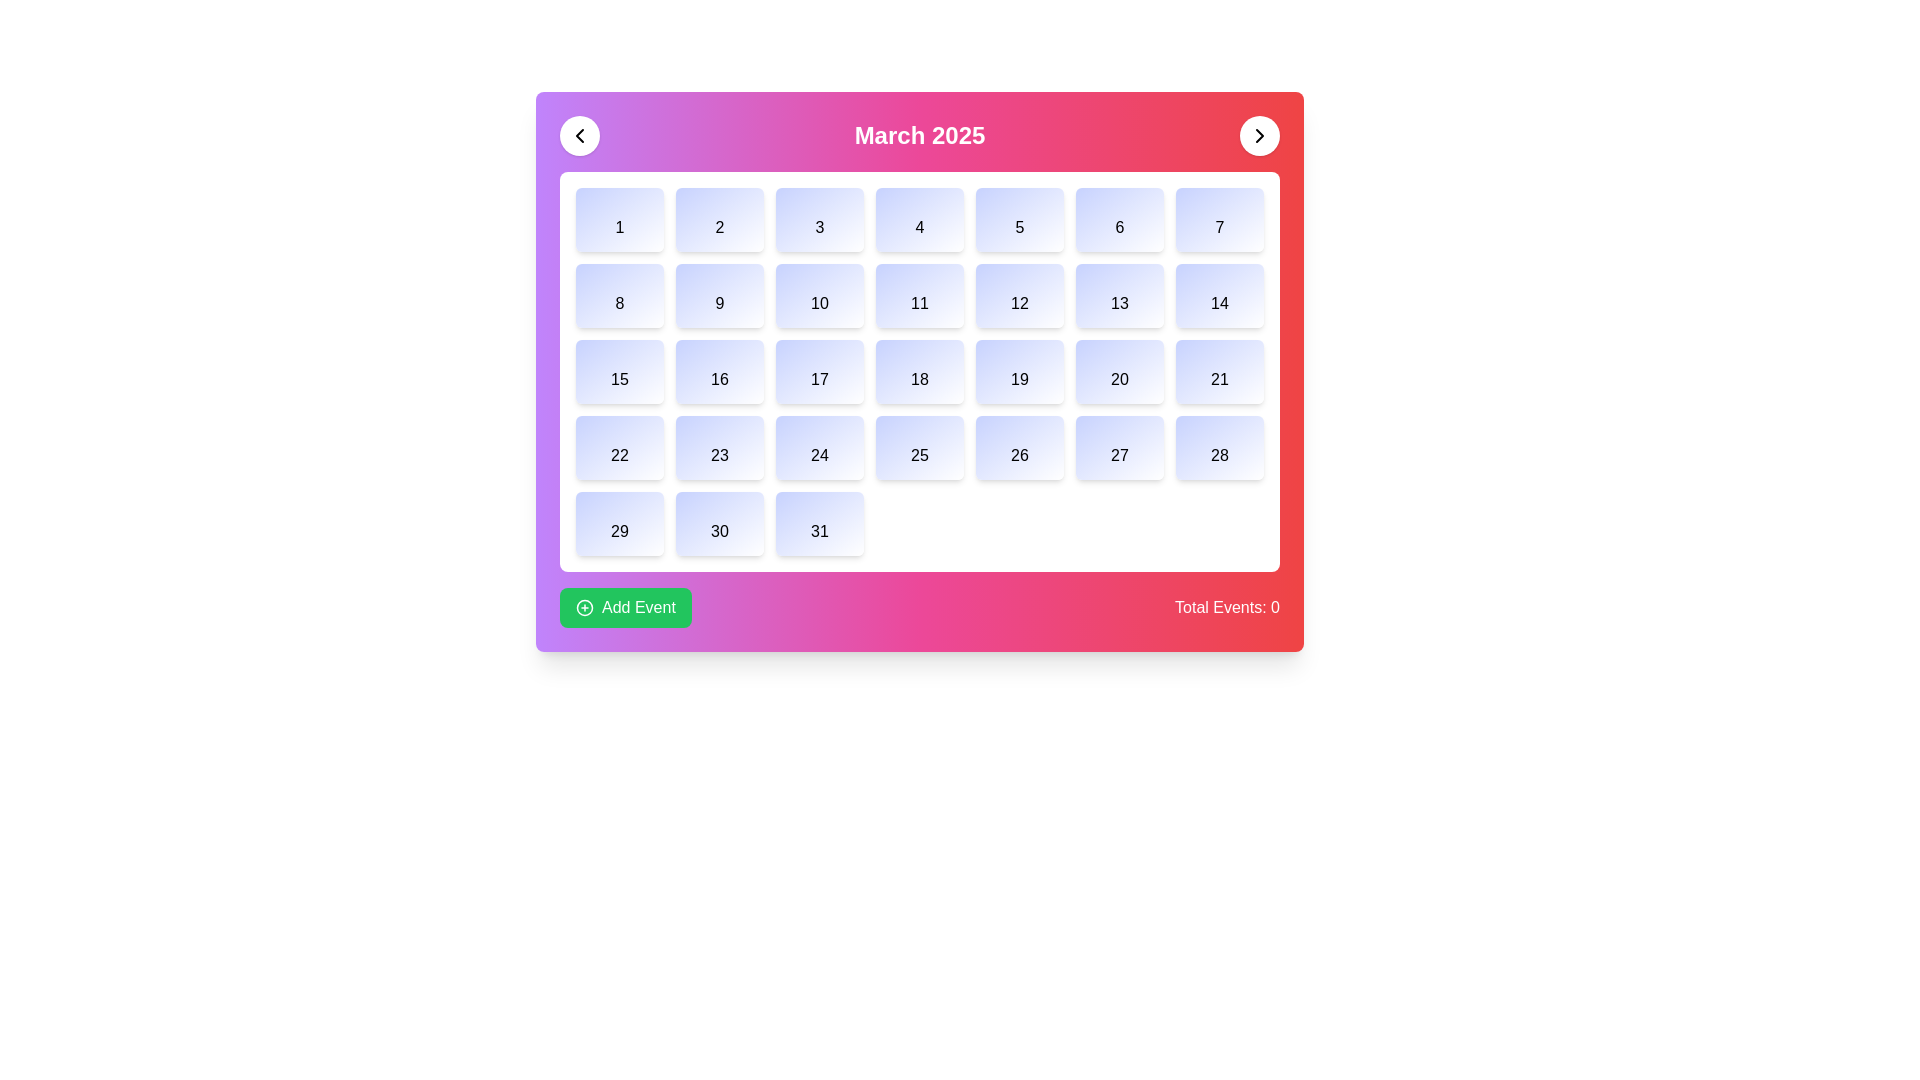 This screenshot has height=1080, width=1920. Describe the element at coordinates (720, 446) in the screenshot. I see `the calendar date cell representing the 23rd day` at that location.